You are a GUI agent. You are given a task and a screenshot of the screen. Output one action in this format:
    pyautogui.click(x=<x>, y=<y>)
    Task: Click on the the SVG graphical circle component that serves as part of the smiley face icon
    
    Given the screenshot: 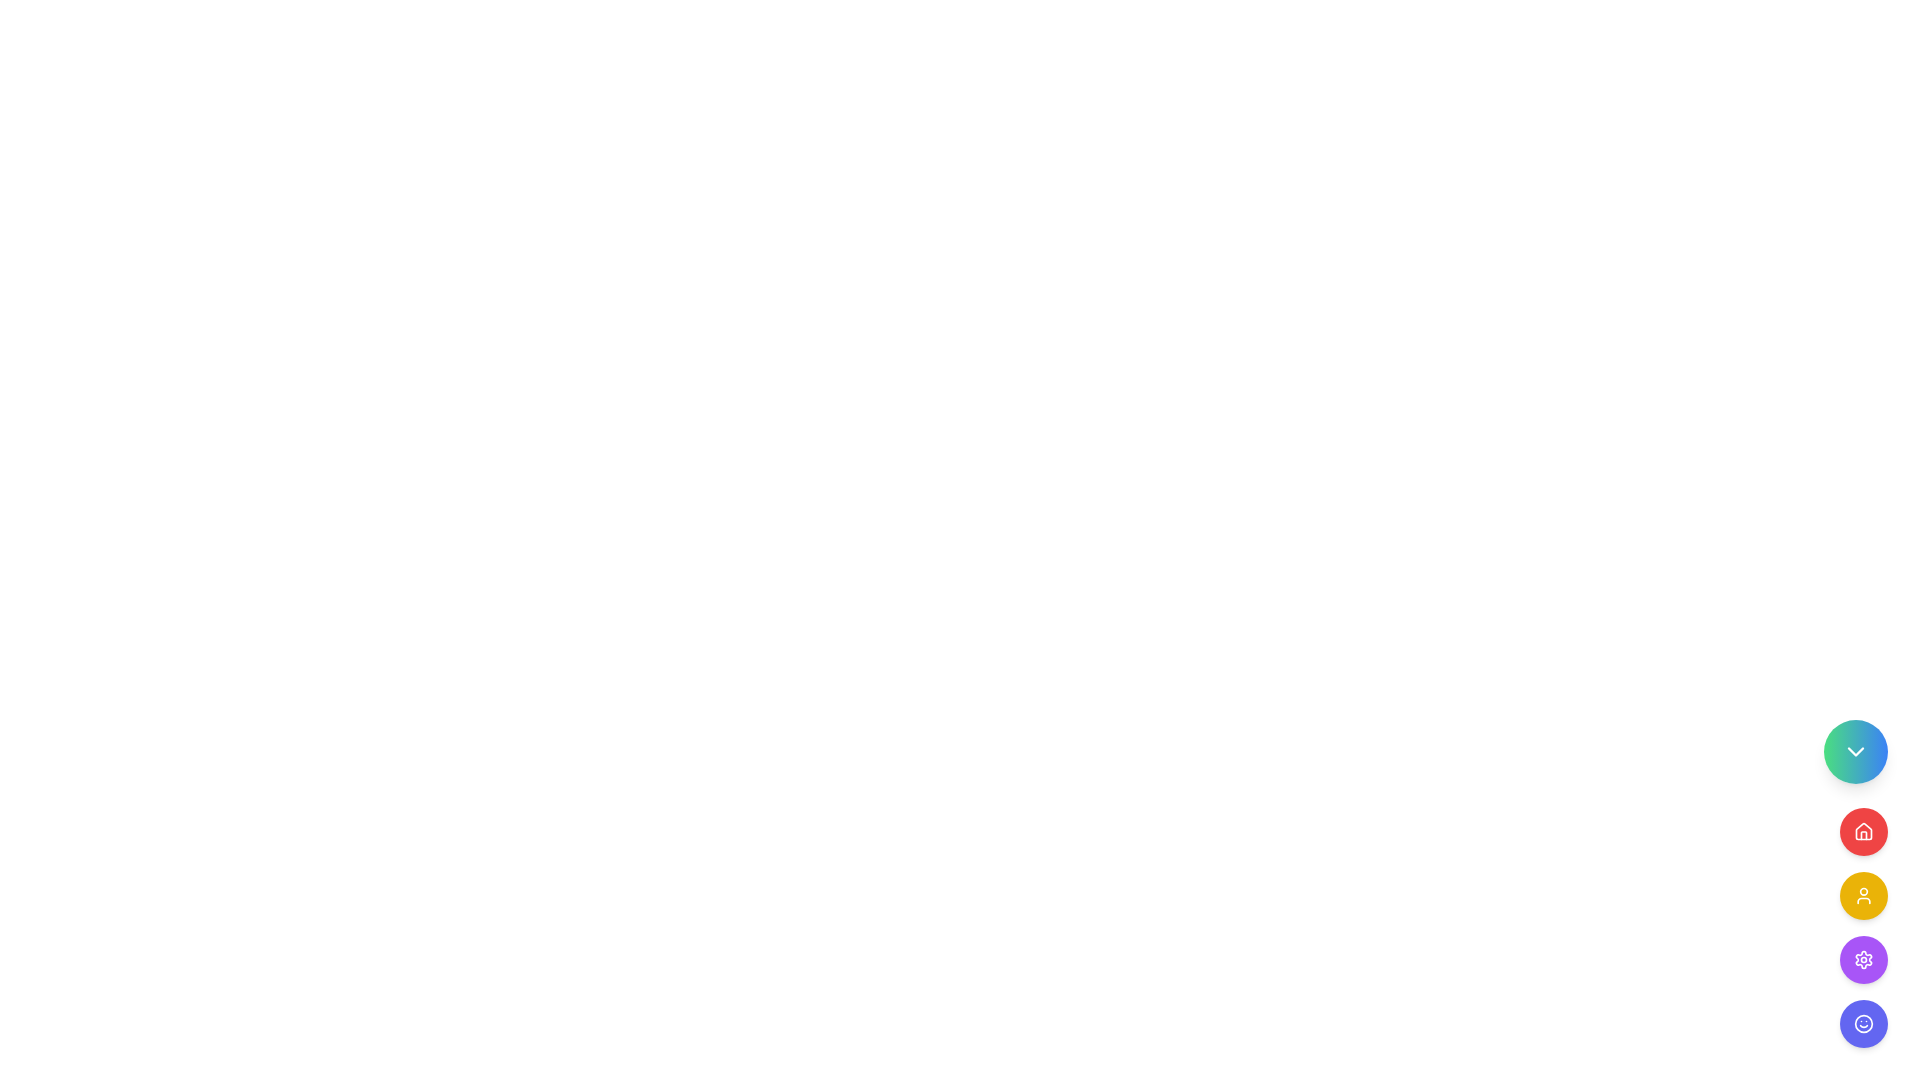 What is the action you would take?
    pyautogui.click(x=1862, y=1023)
    